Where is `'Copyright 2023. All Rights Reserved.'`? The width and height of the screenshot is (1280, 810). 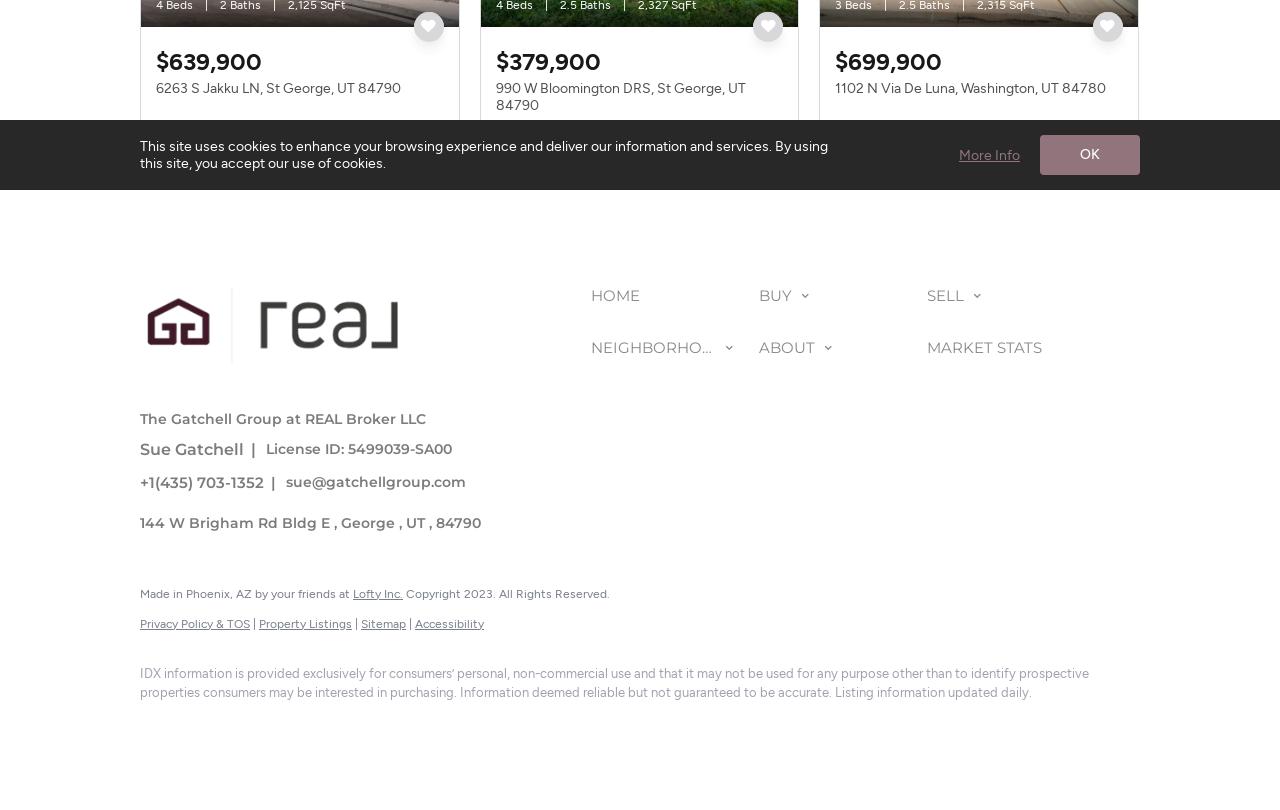
'Copyright 2023. All Rights Reserved.' is located at coordinates (506, 593).